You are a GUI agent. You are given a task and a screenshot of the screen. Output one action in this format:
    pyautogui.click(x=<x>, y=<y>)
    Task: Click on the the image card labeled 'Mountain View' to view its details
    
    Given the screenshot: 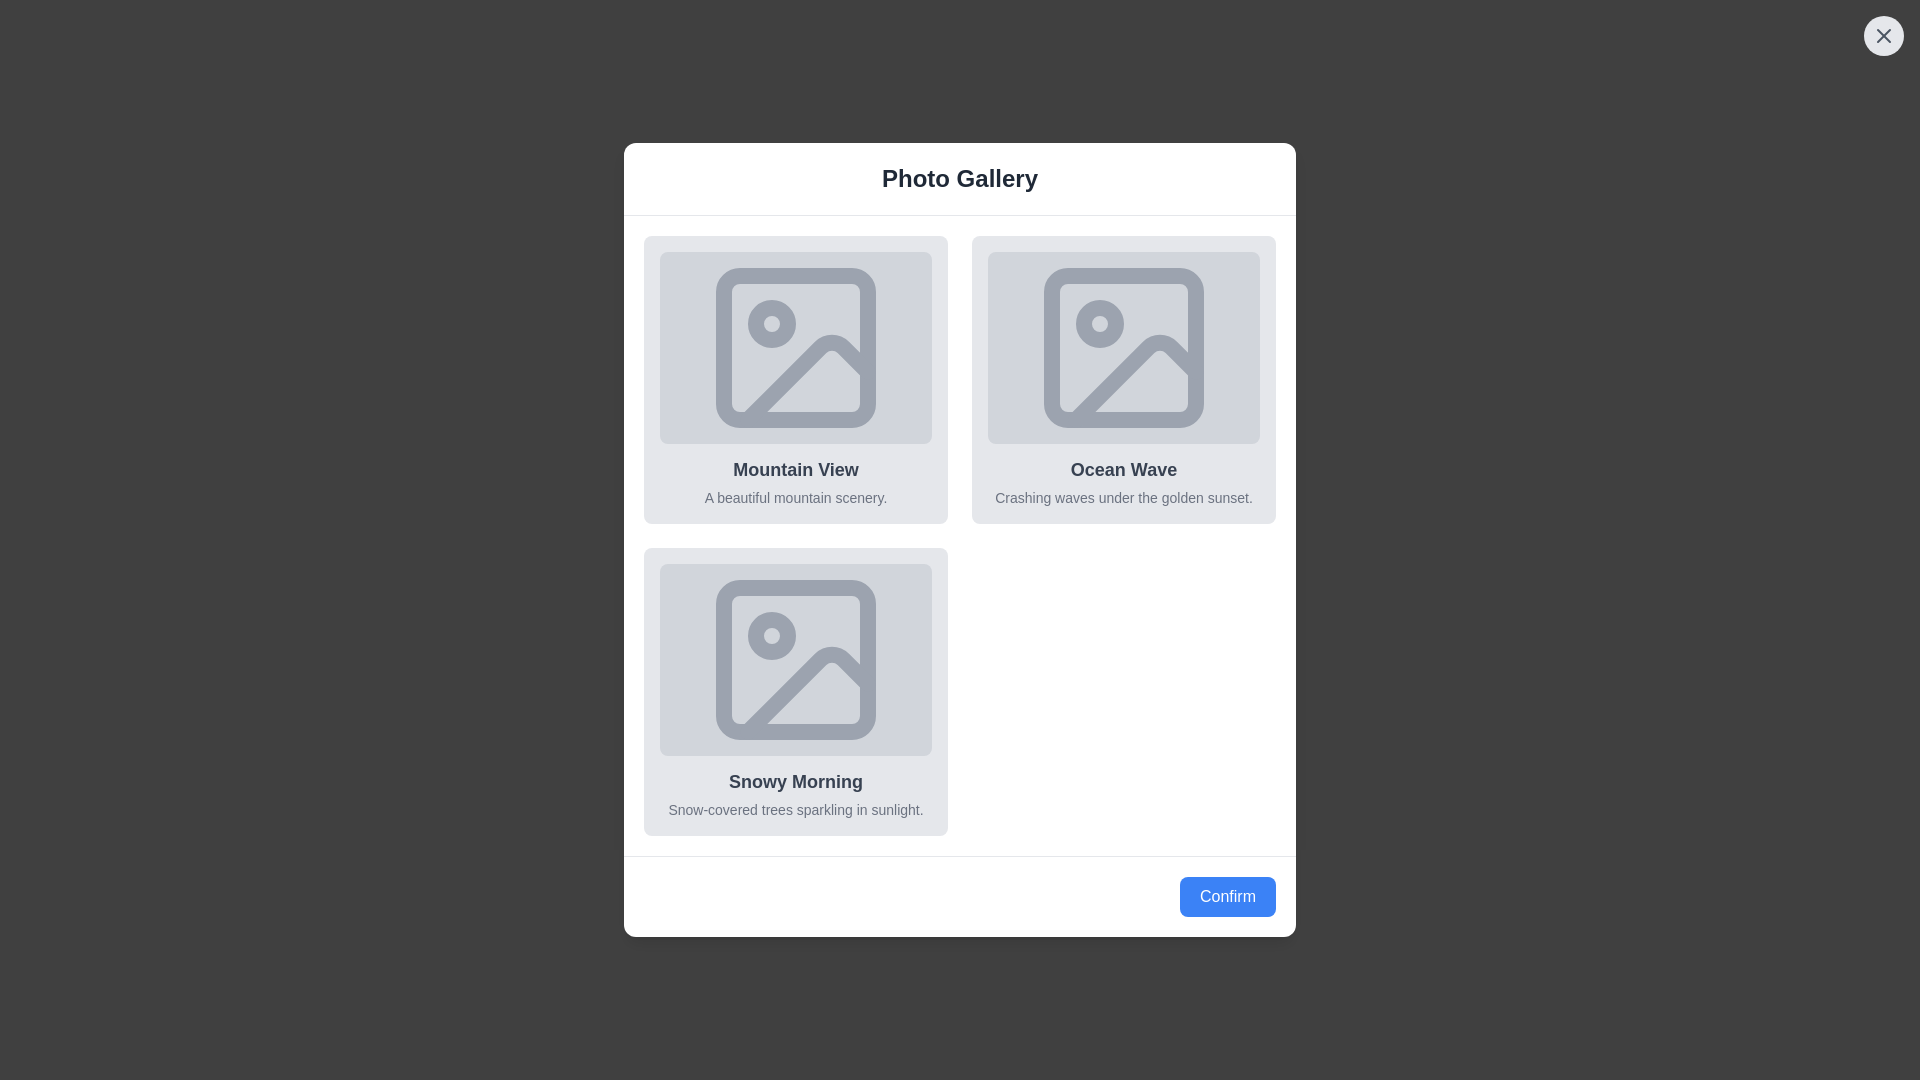 What is the action you would take?
    pyautogui.click(x=795, y=380)
    